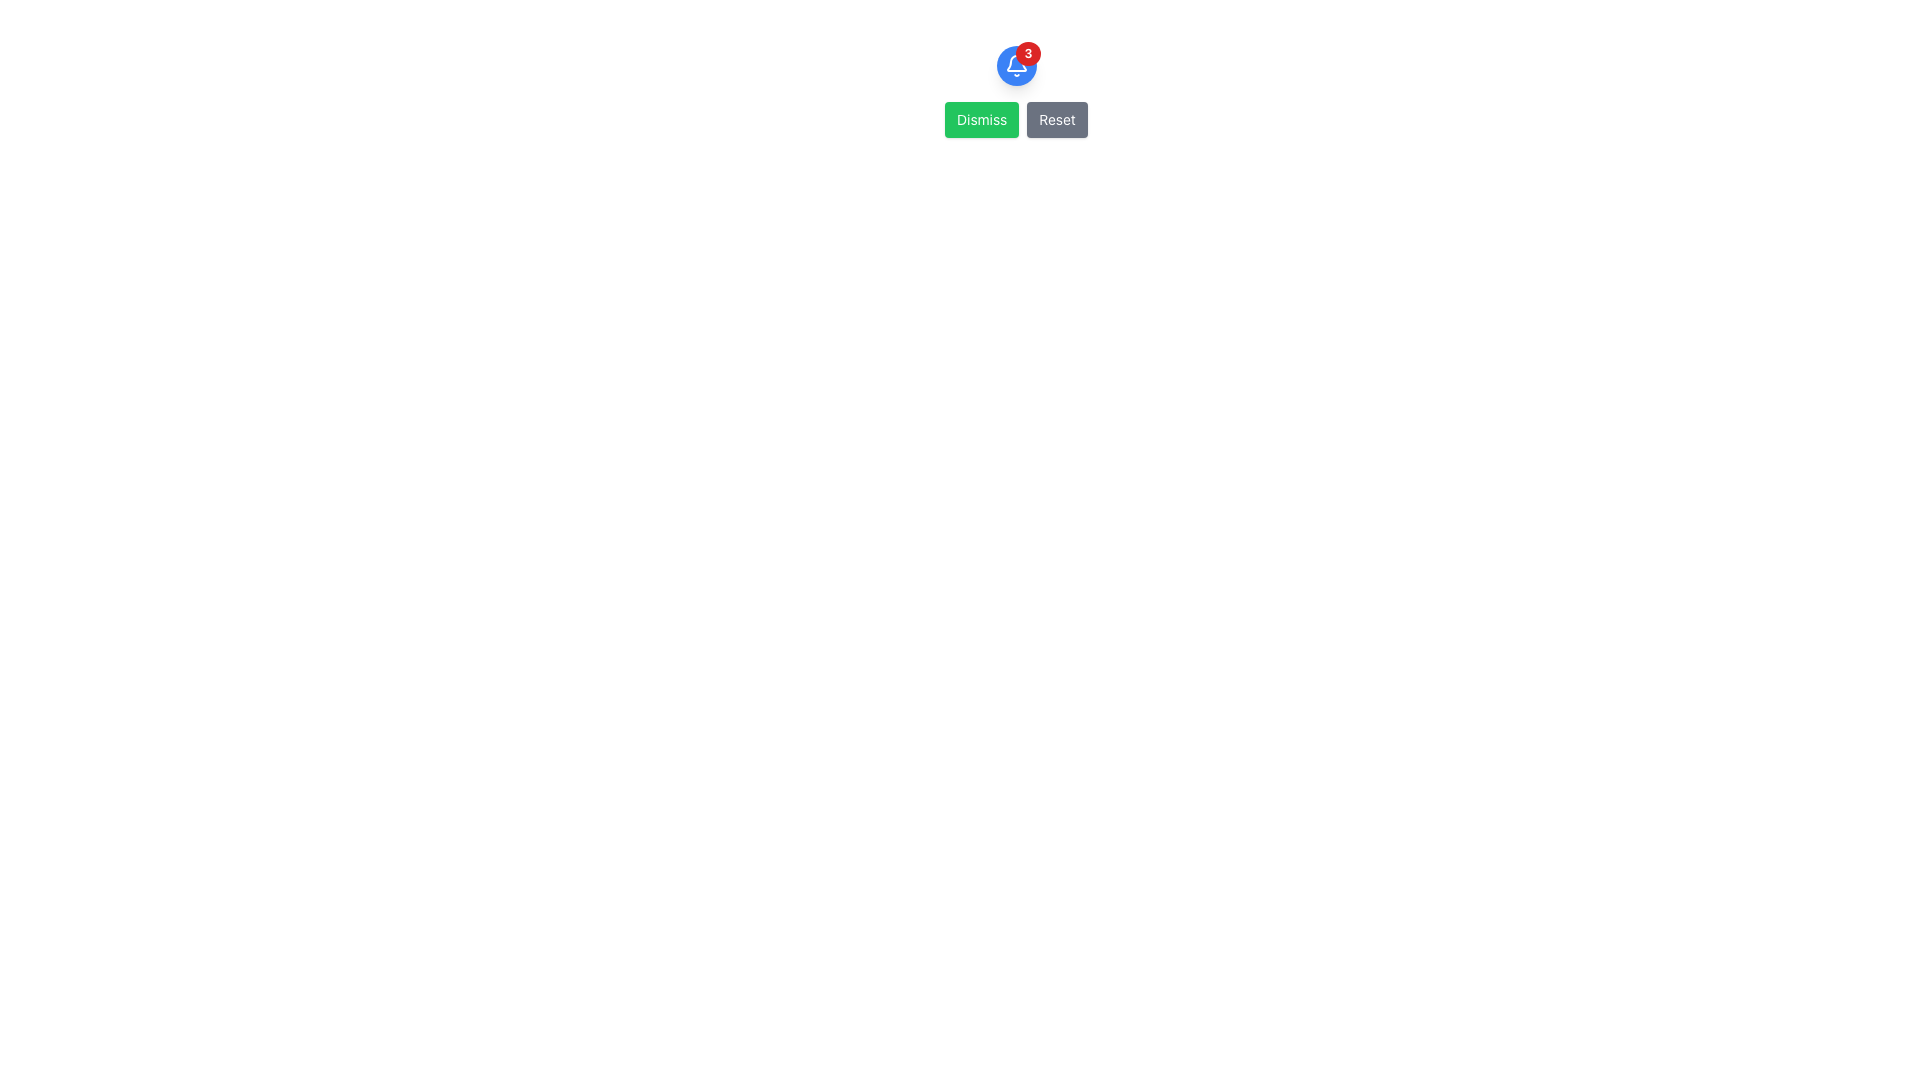 This screenshot has width=1920, height=1080. I want to click on the 'Dismiss' button located in the composite UI component directly below the bell icon with a red badge, so click(1016, 119).